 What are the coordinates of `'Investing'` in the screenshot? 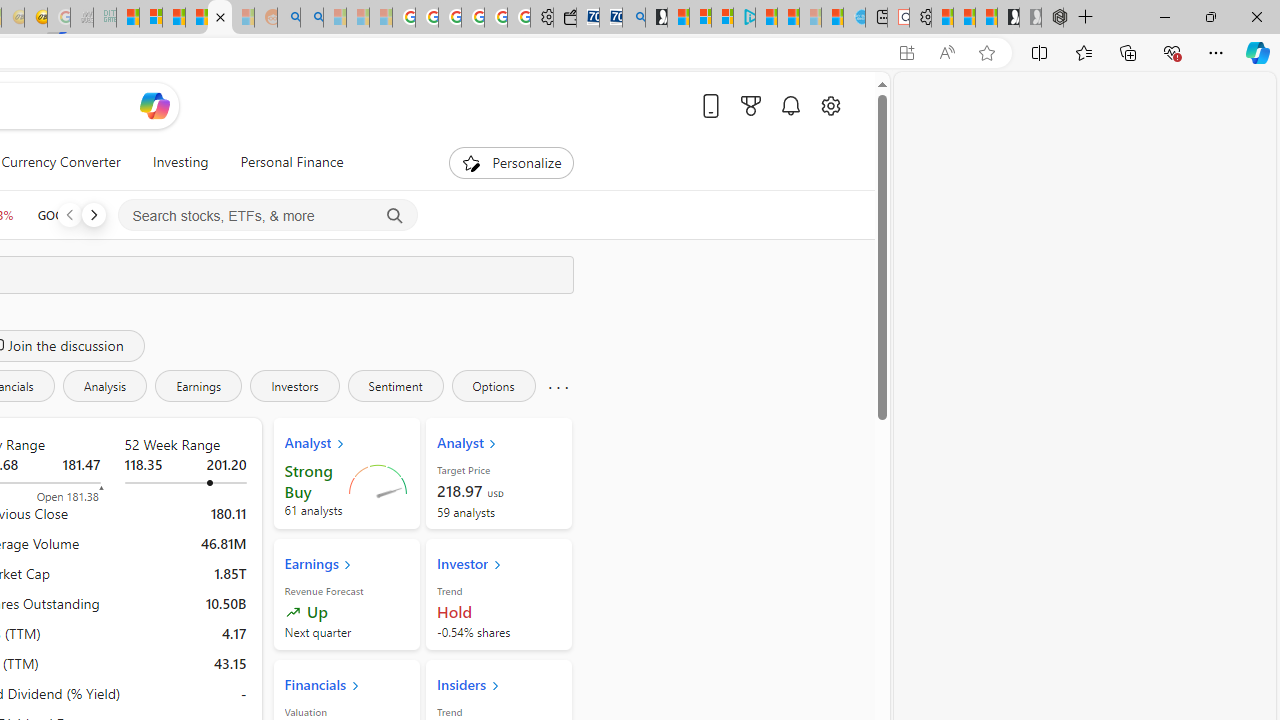 It's located at (180, 162).